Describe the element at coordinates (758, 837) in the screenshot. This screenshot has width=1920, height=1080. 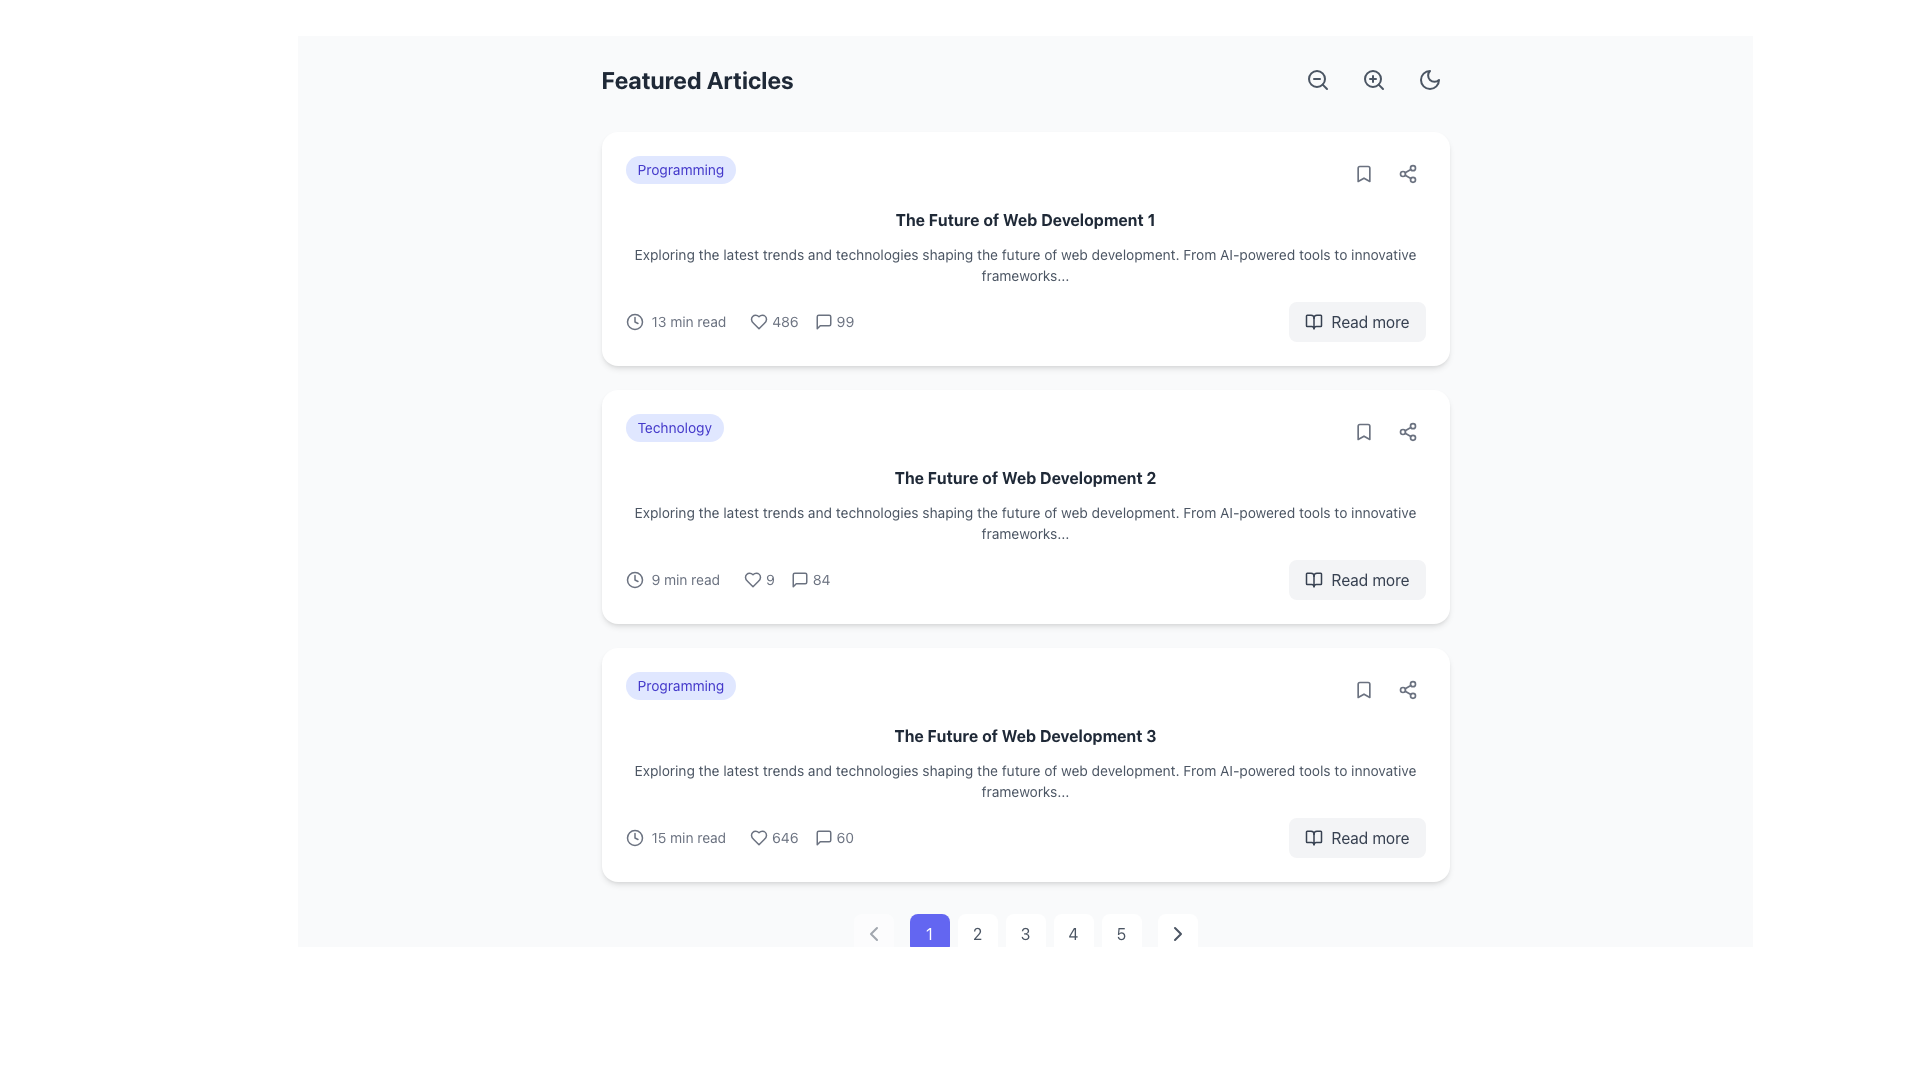
I see `the heart-shaped icon styled in gray located next to the number '646' in the lower part of the third article card` at that location.